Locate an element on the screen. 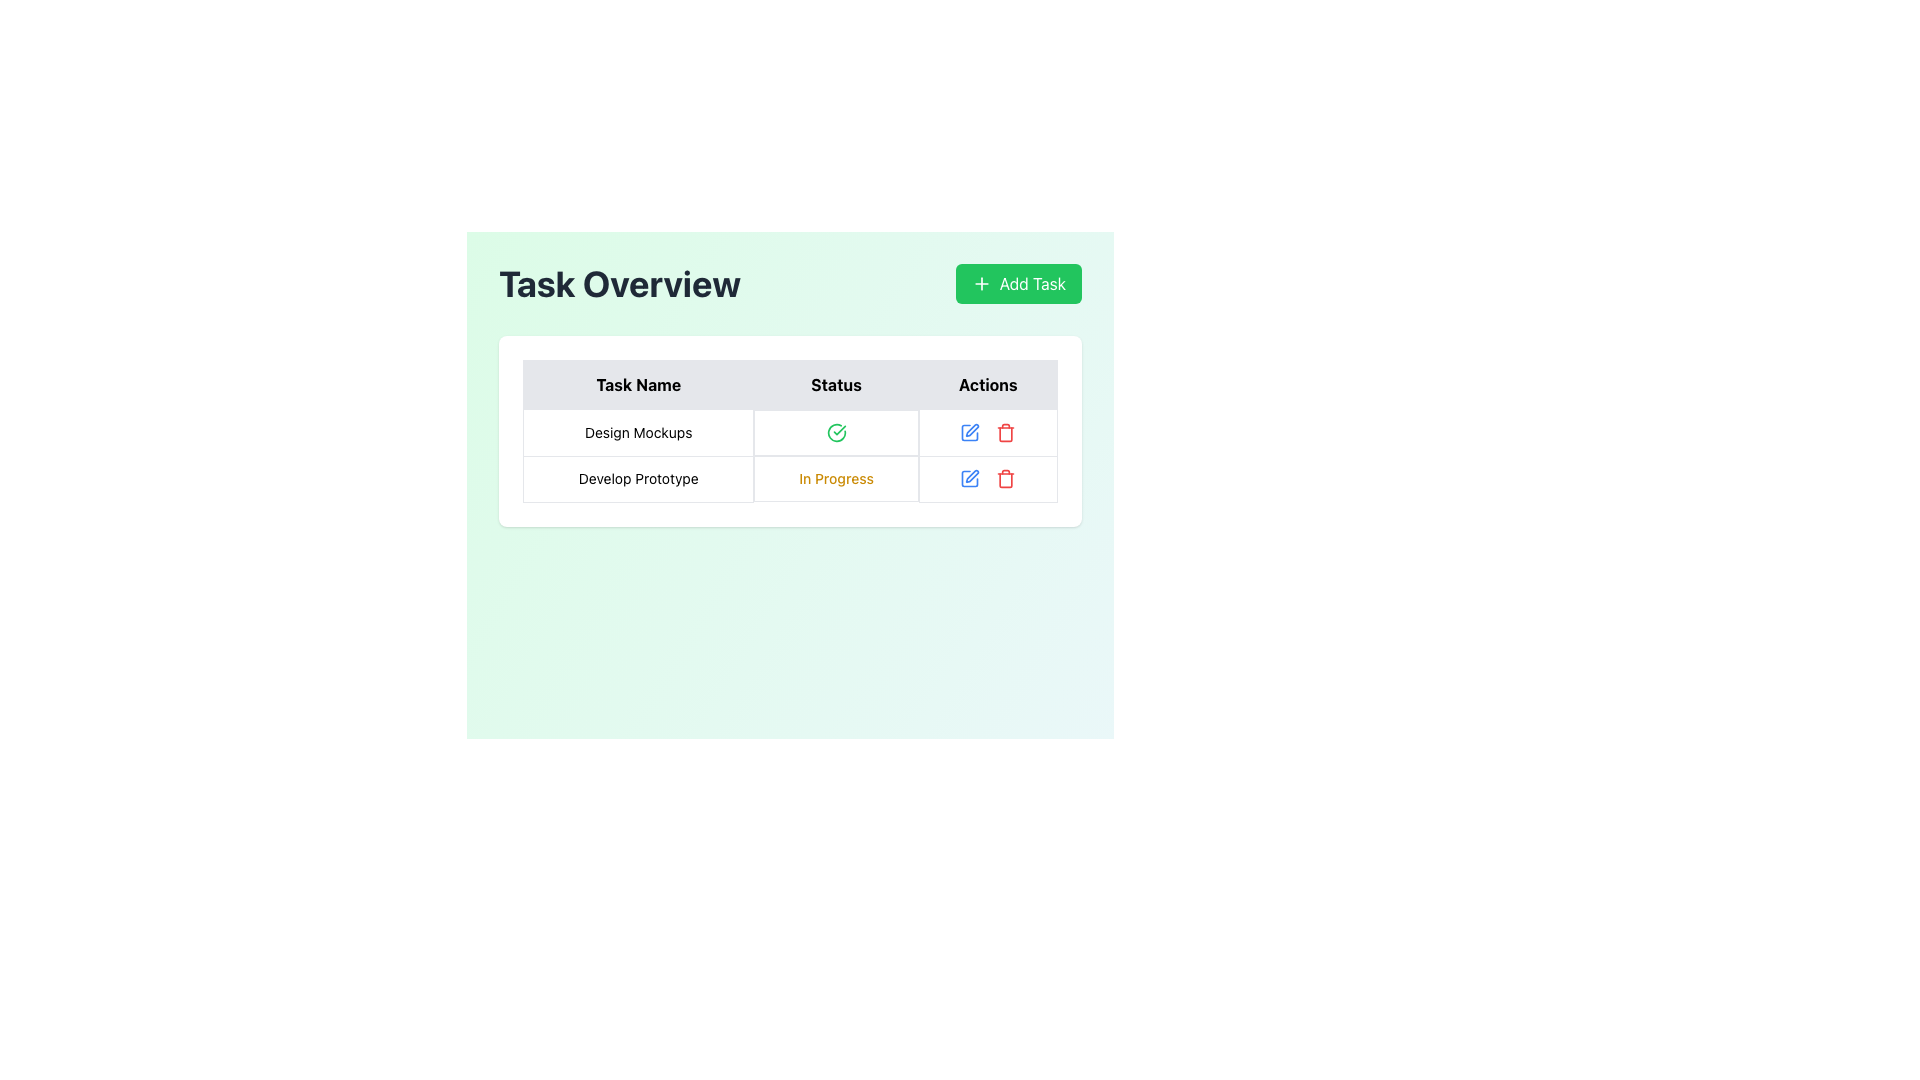 Image resolution: width=1920 pixels, height=1080 pixels. the rectangular text element displaying 'Design Mockups' located in the first column under the 'Task Overview' header is located at coordinates (637, 431).